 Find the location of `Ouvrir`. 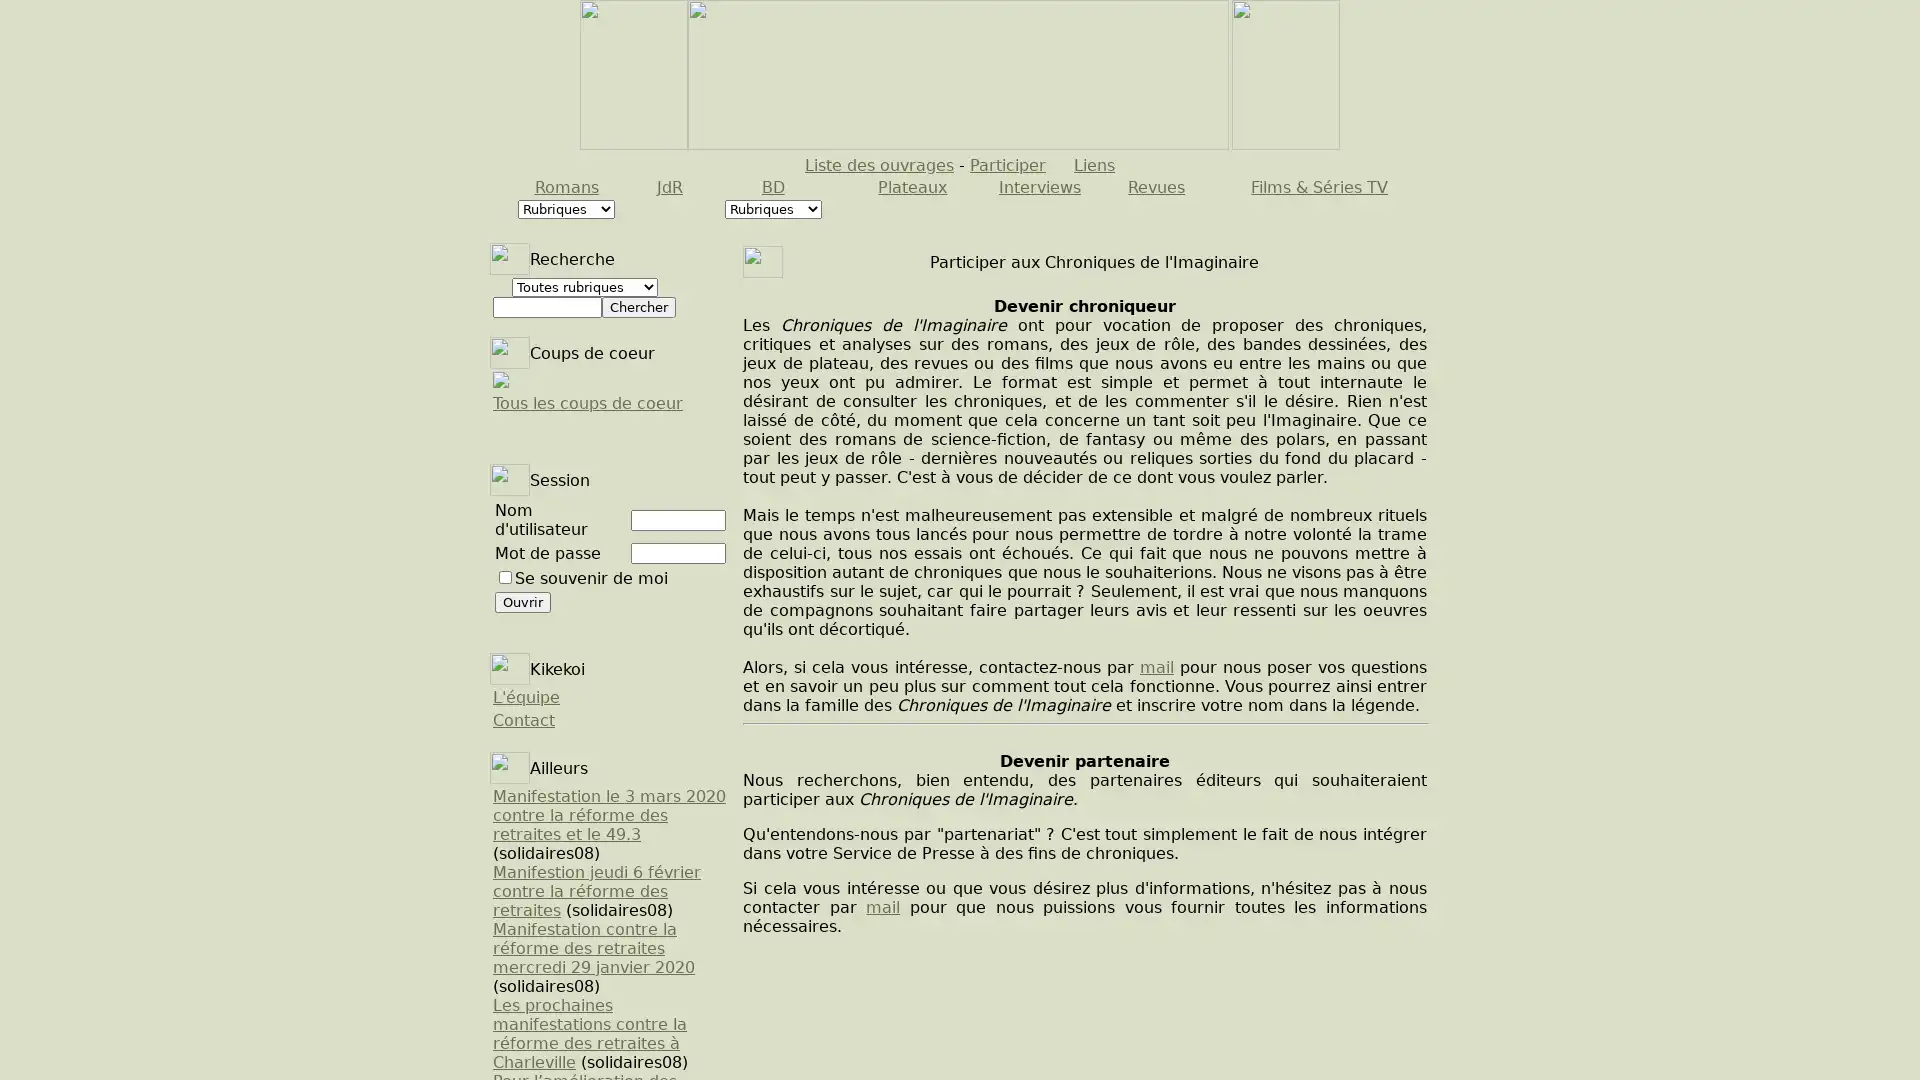

Ouvrir is located at coordinates (523, 601).